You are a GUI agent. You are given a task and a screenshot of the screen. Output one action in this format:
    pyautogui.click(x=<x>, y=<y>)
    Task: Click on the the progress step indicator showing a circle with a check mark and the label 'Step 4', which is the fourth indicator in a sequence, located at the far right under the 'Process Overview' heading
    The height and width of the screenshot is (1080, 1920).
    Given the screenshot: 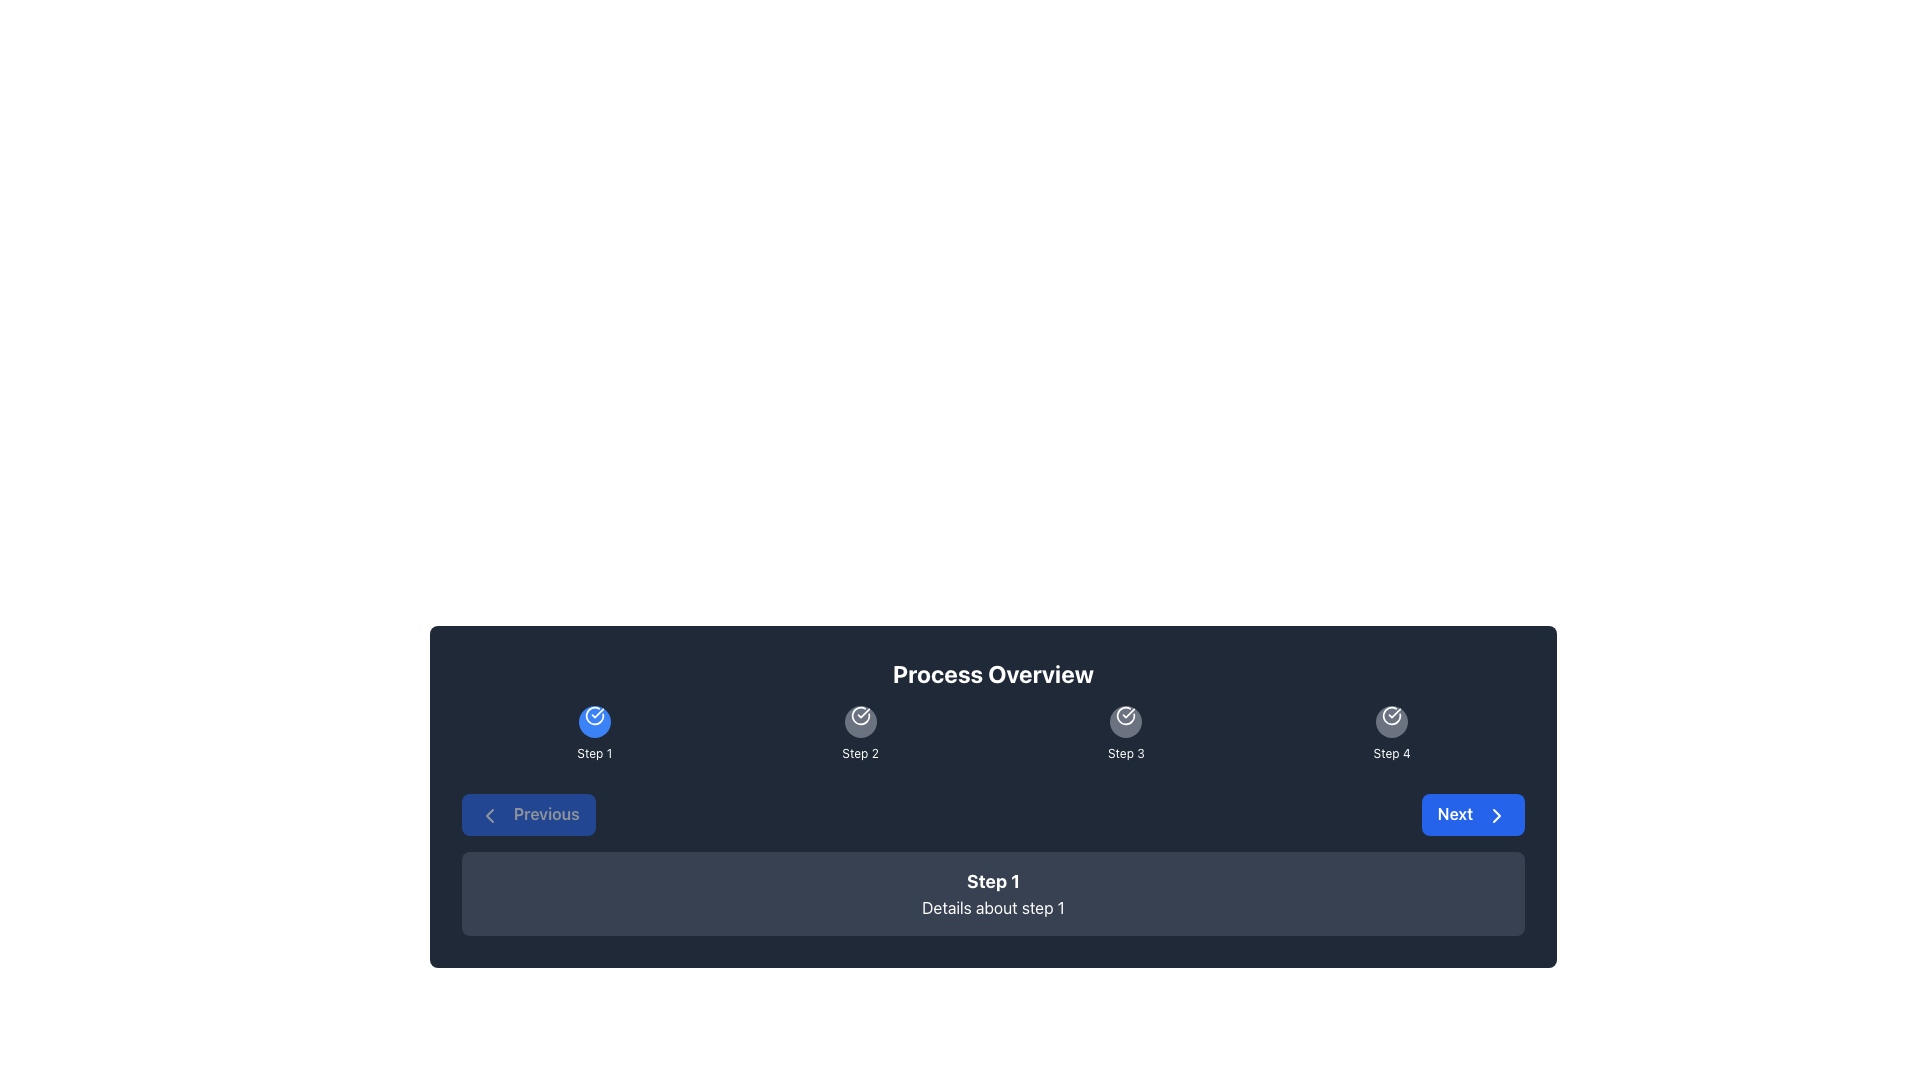 What is the action you would take?
    pyautogui.click(x=1391, y=733)
    